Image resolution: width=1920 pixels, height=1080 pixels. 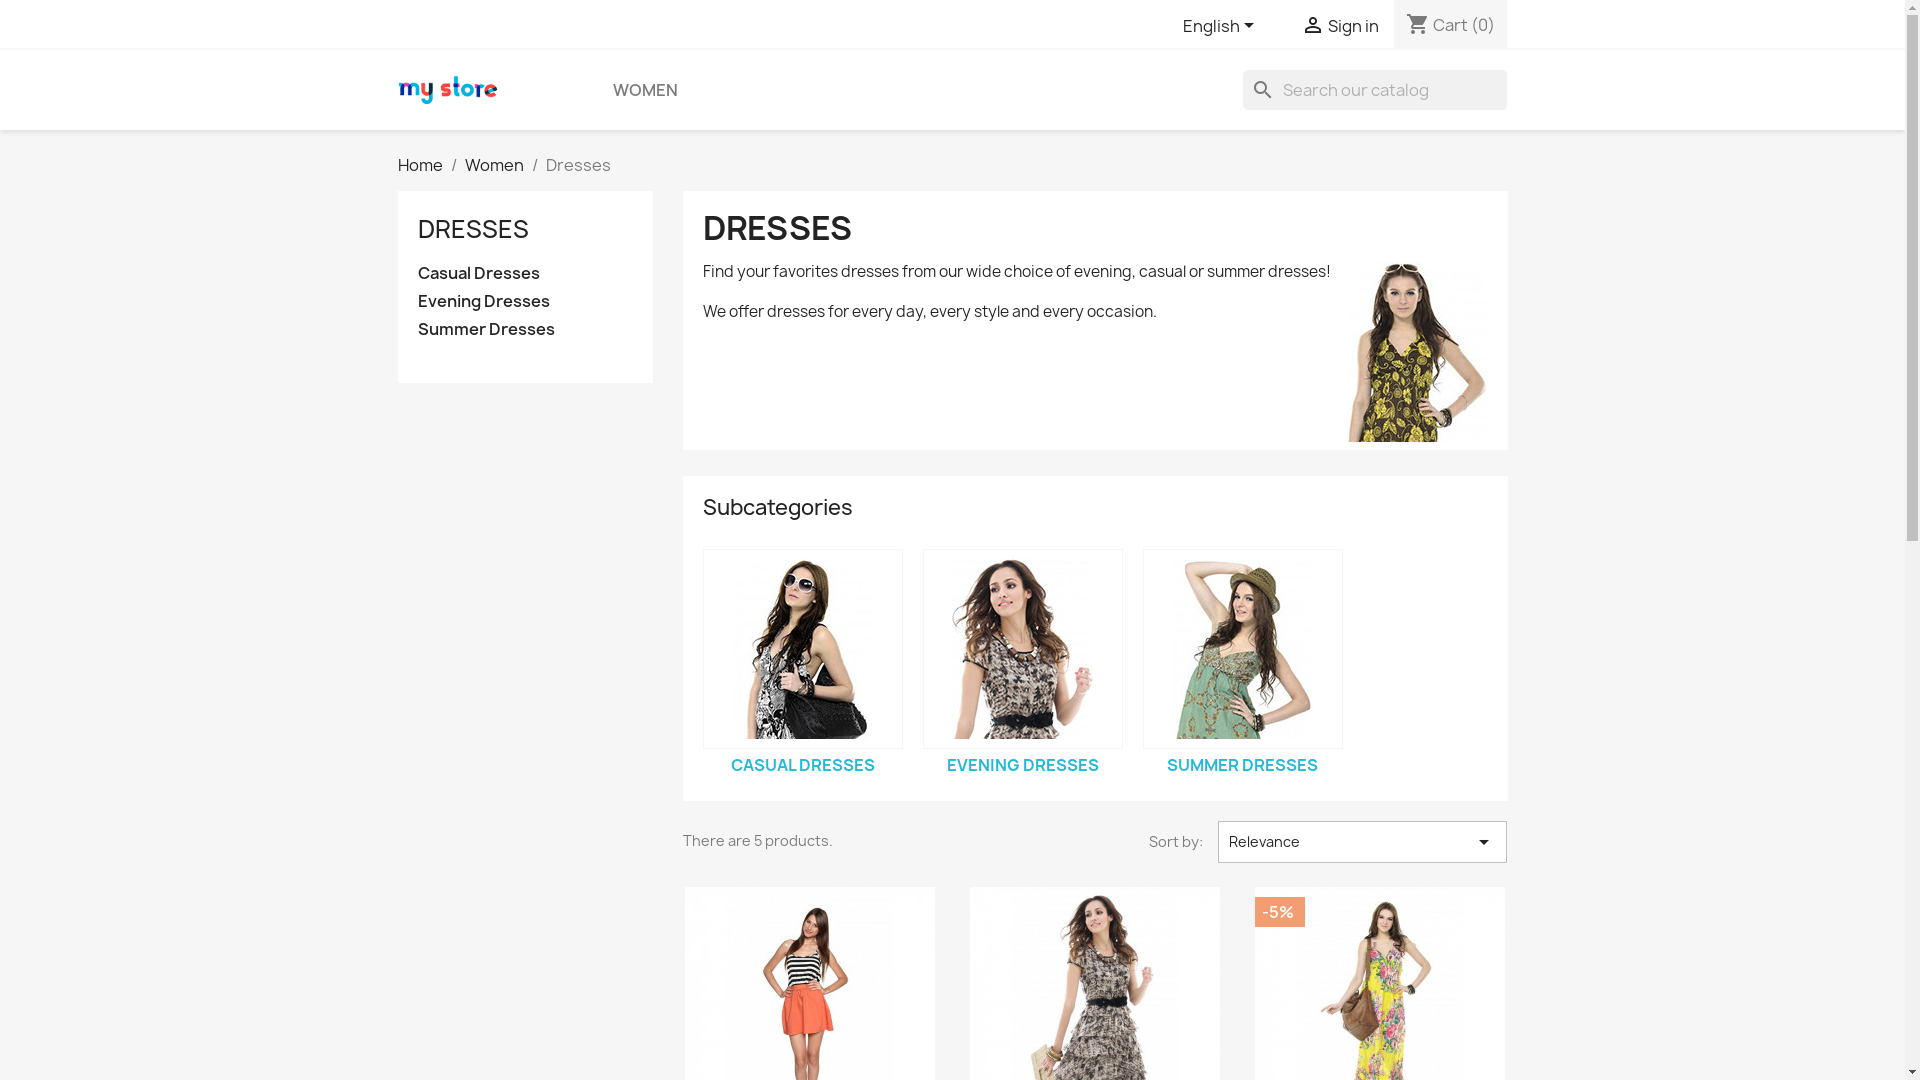 I want to click on 'Summer Dresses', so click(x=1241, y=648).